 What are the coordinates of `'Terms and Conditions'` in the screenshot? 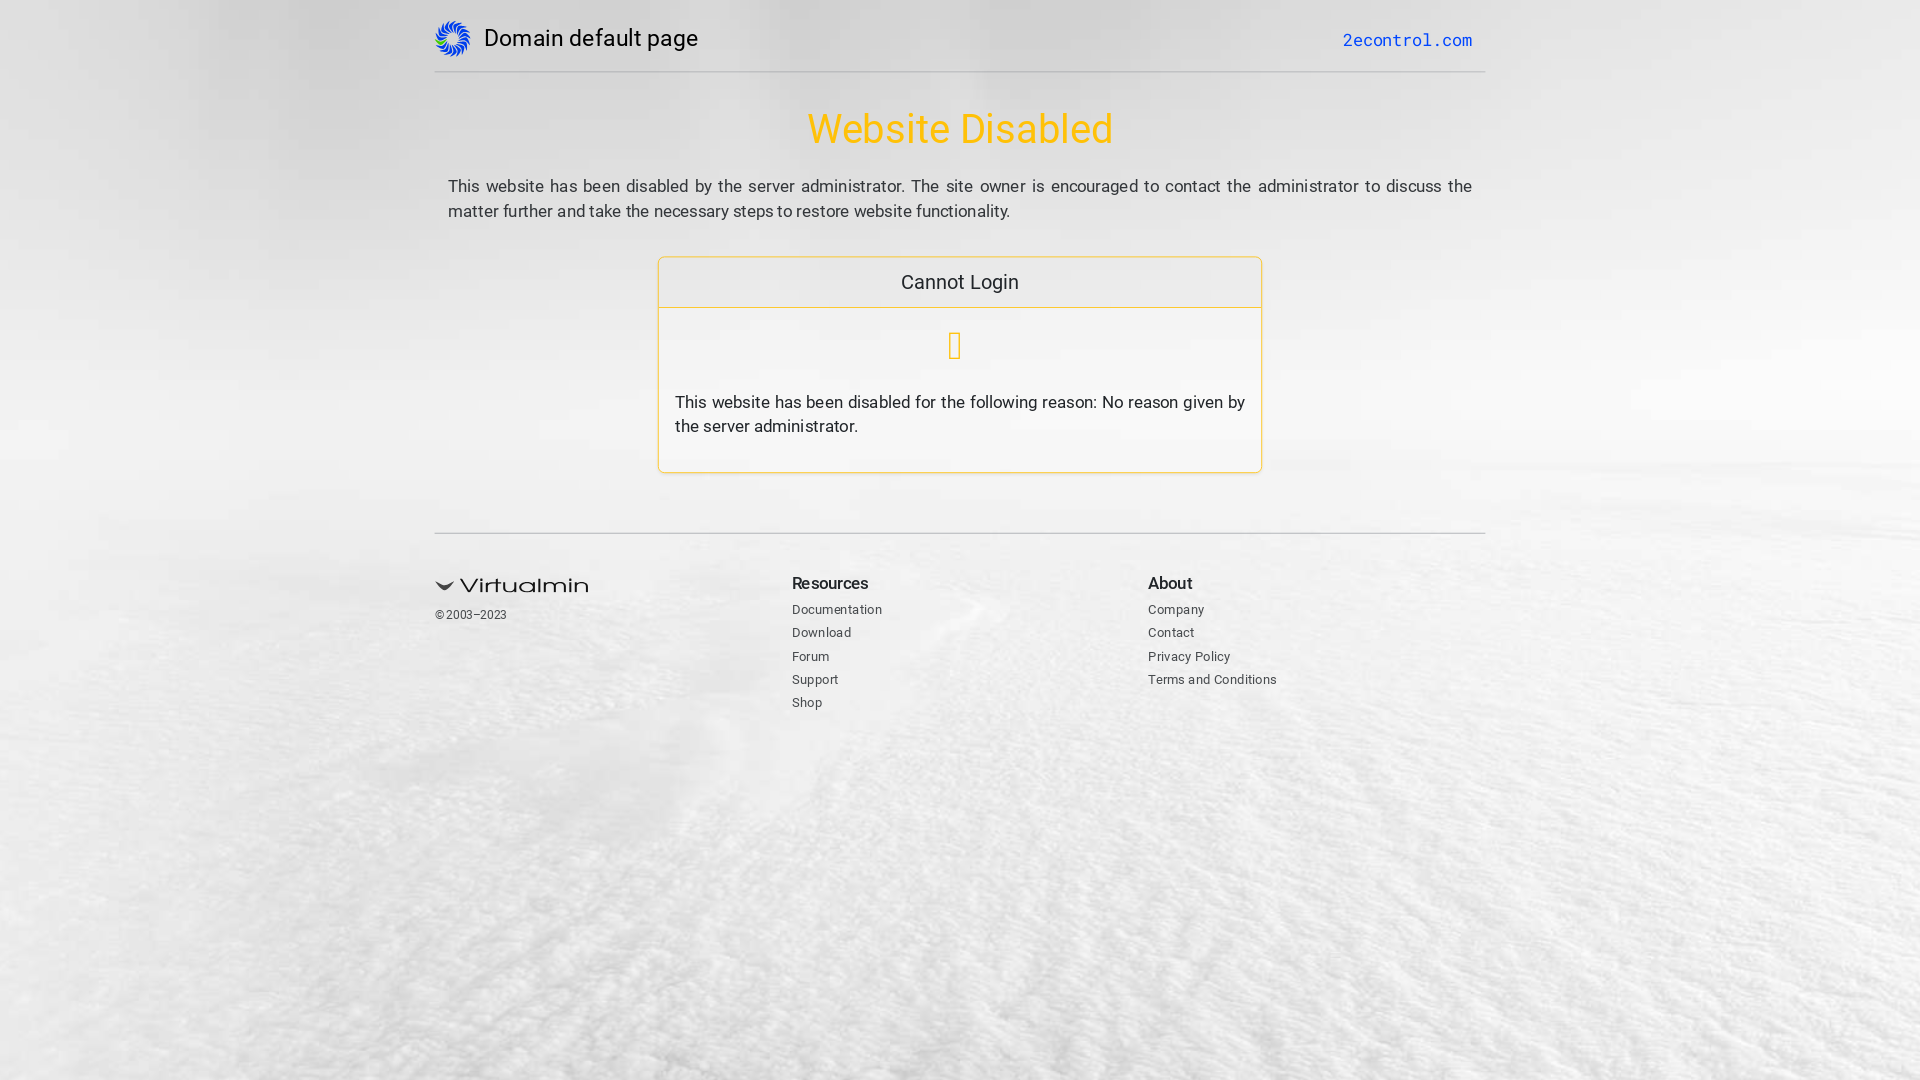 It's located at (1147, 679).